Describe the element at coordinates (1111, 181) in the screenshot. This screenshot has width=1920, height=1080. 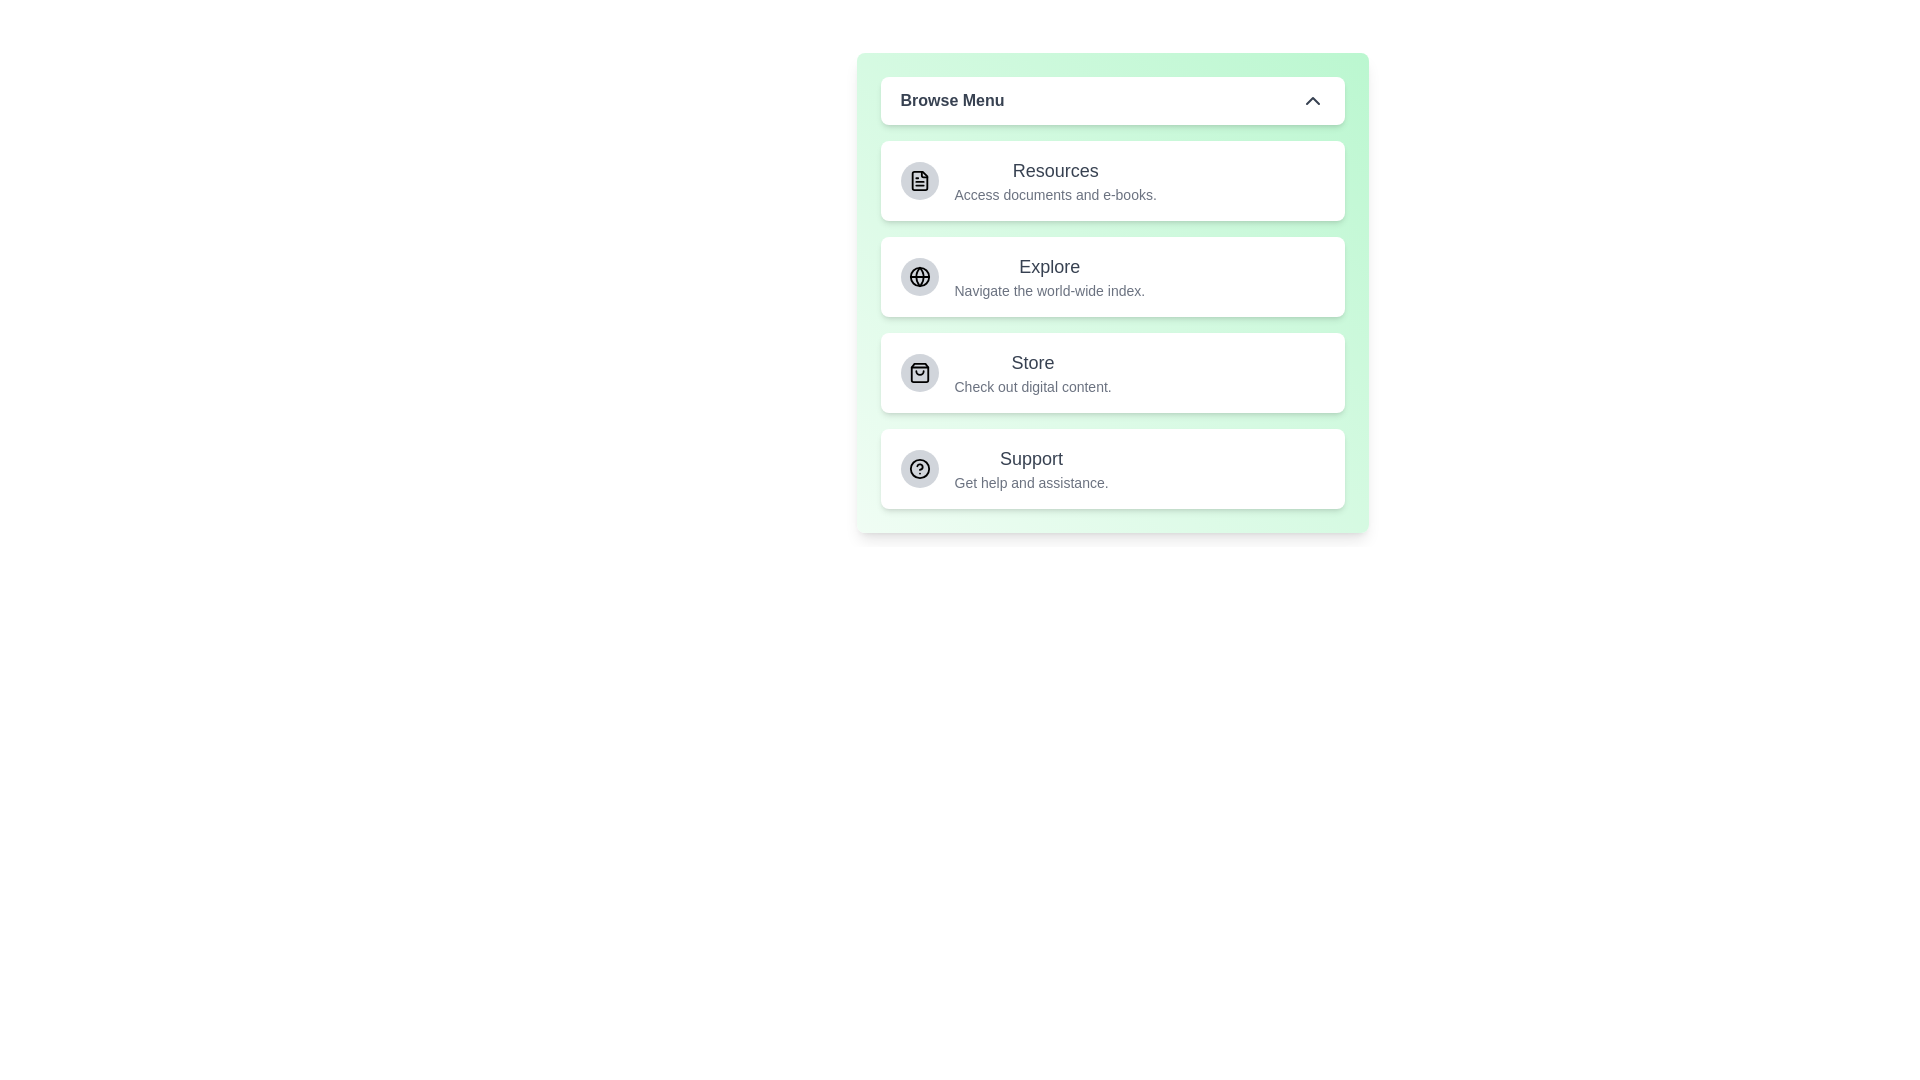
I see `the menu item Resources by clicking on it` at that location.